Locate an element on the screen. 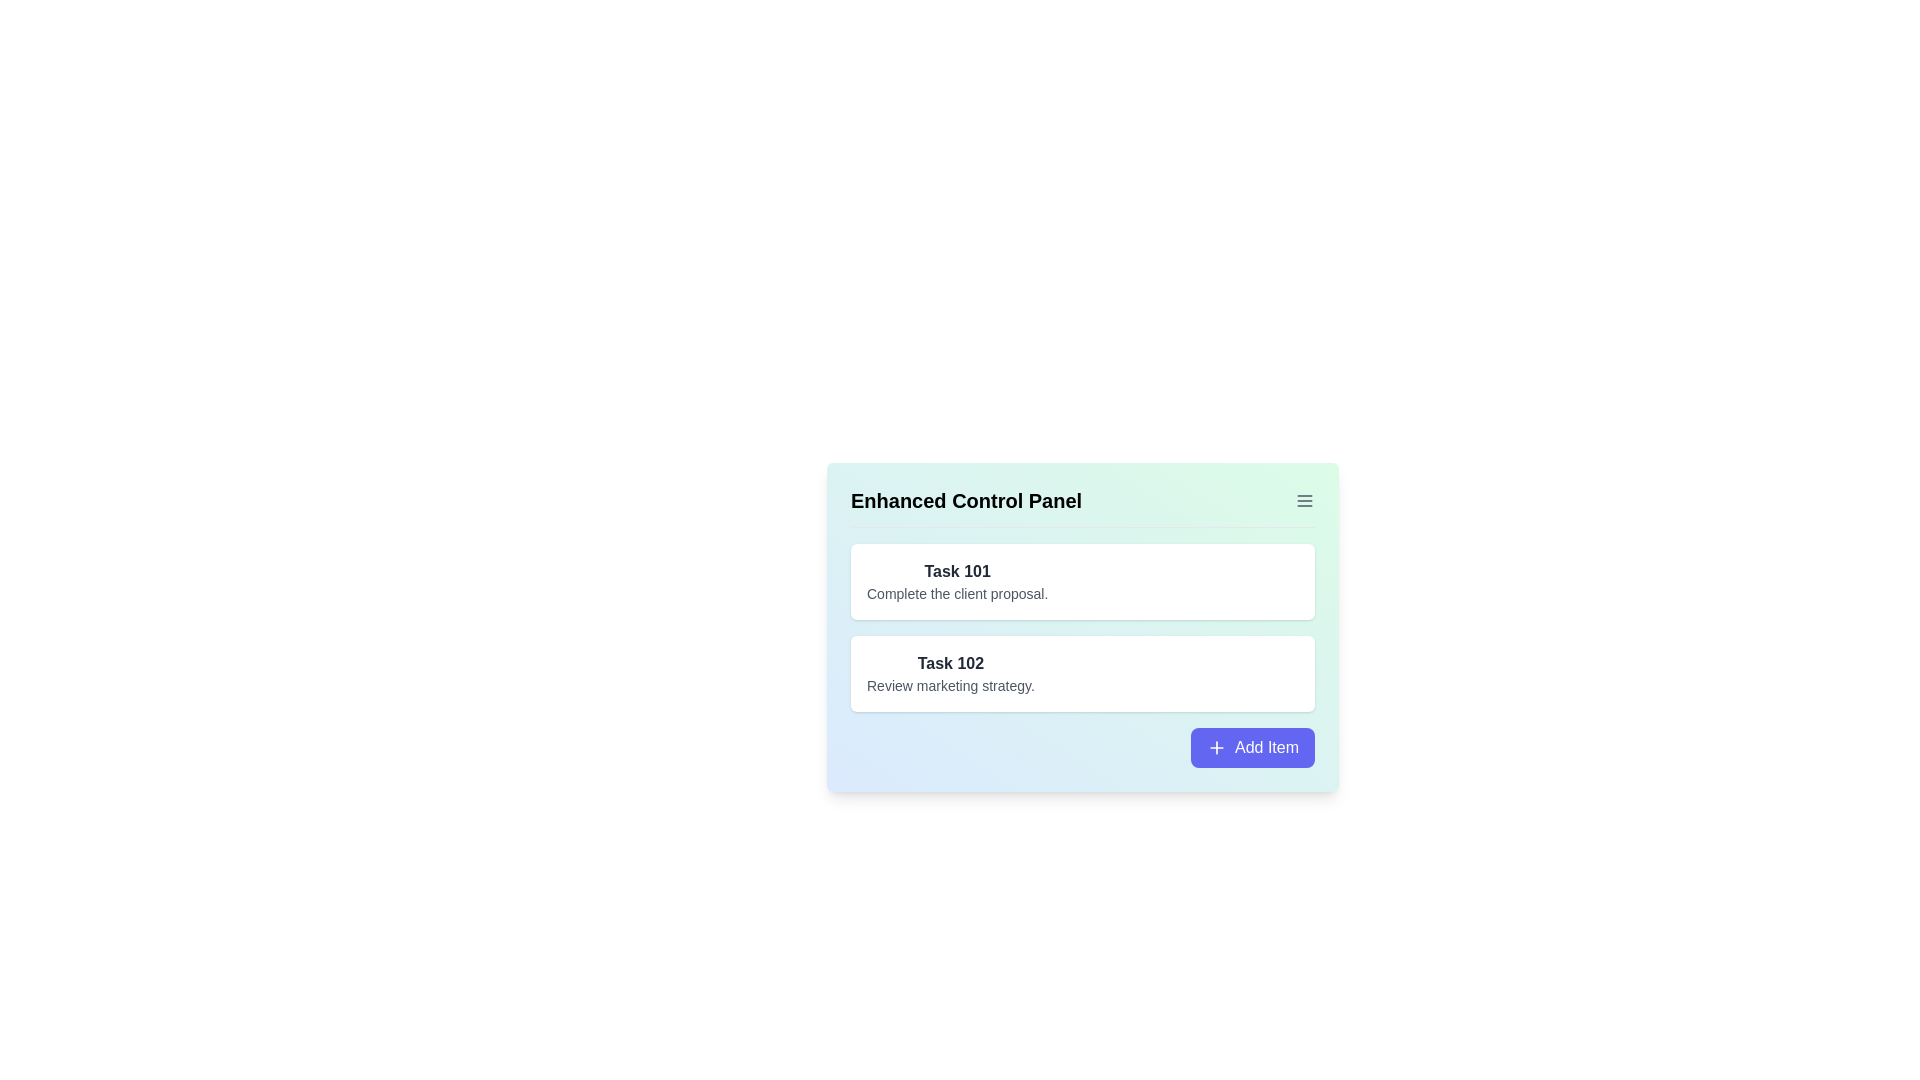 The height and width of the screenshot is (1080, 1920). text of the 'Add Item' label located within a button at the bottom-right corner of the task management panel is located at coordinates (1266, 748).